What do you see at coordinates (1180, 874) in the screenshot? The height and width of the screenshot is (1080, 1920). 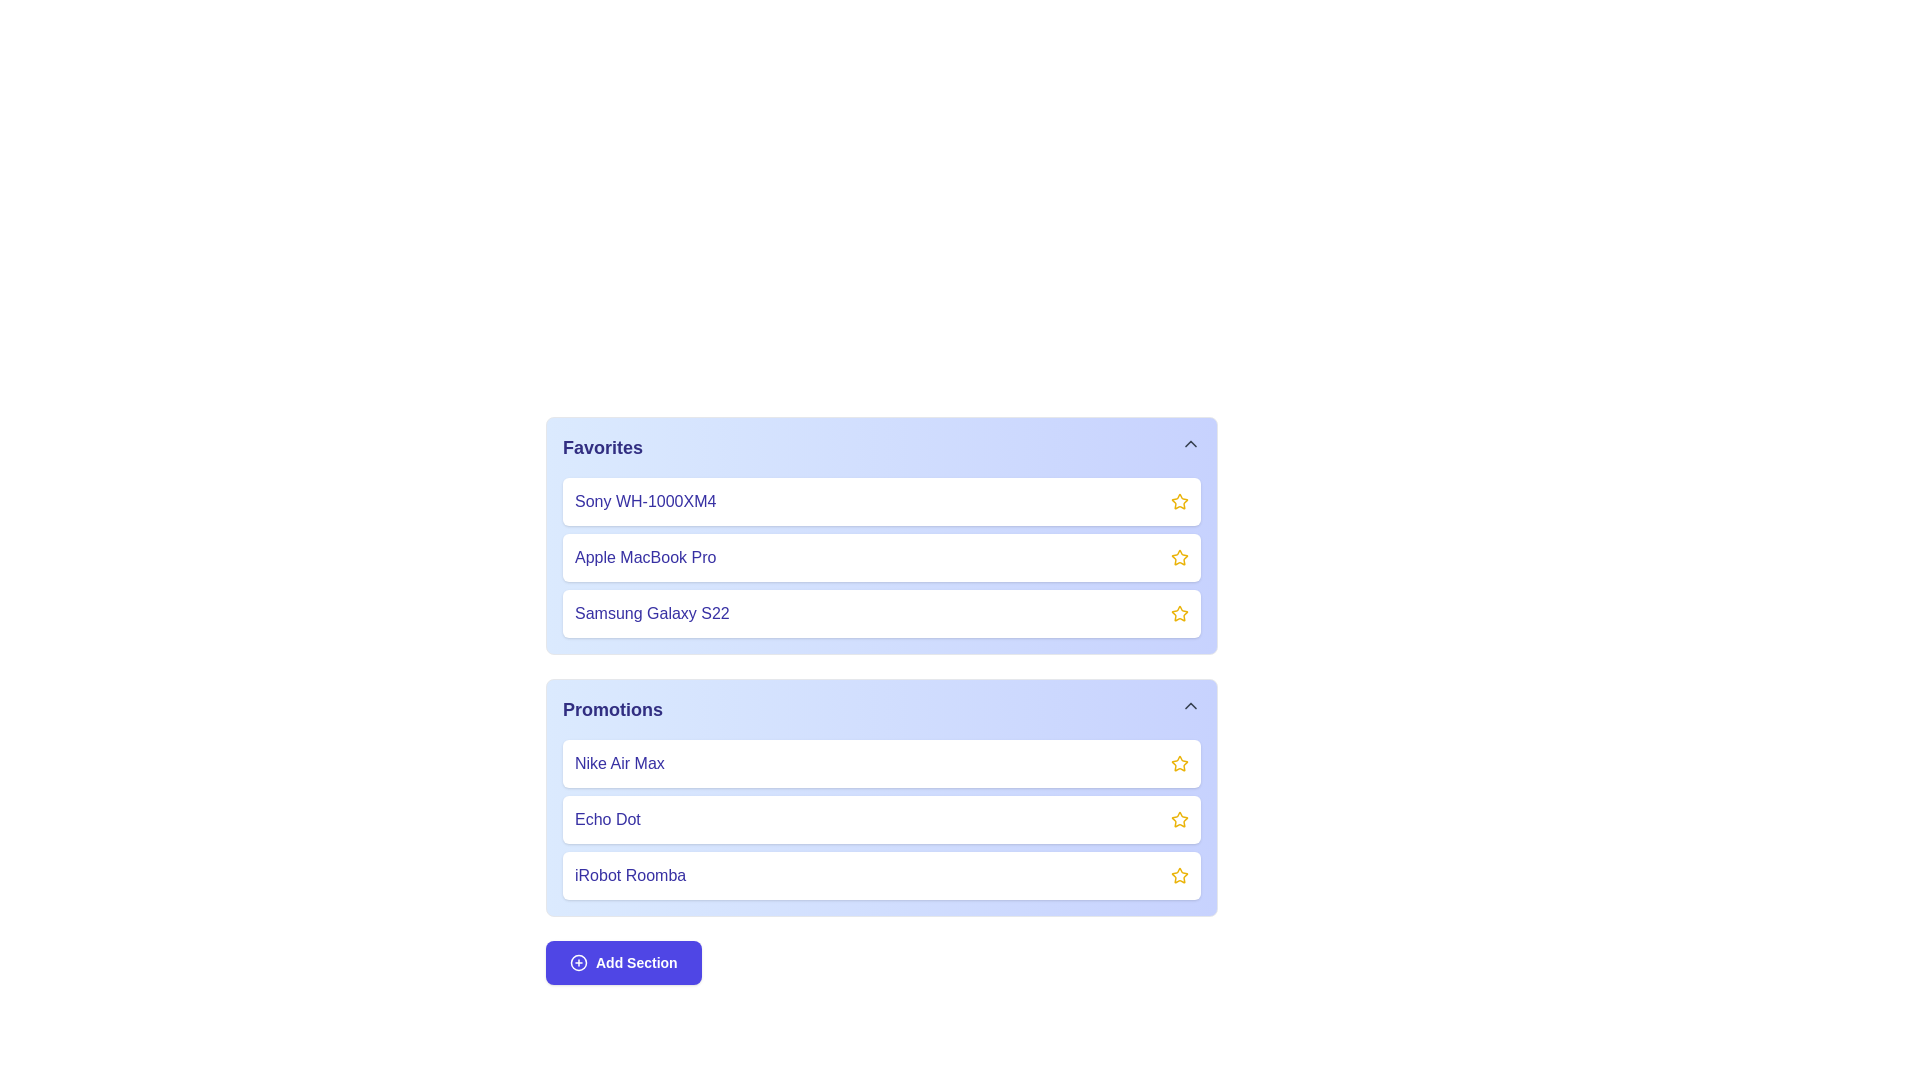 I see `the star icon to favorite the item iRobot Roomba` at bounding box center [1180, 874].